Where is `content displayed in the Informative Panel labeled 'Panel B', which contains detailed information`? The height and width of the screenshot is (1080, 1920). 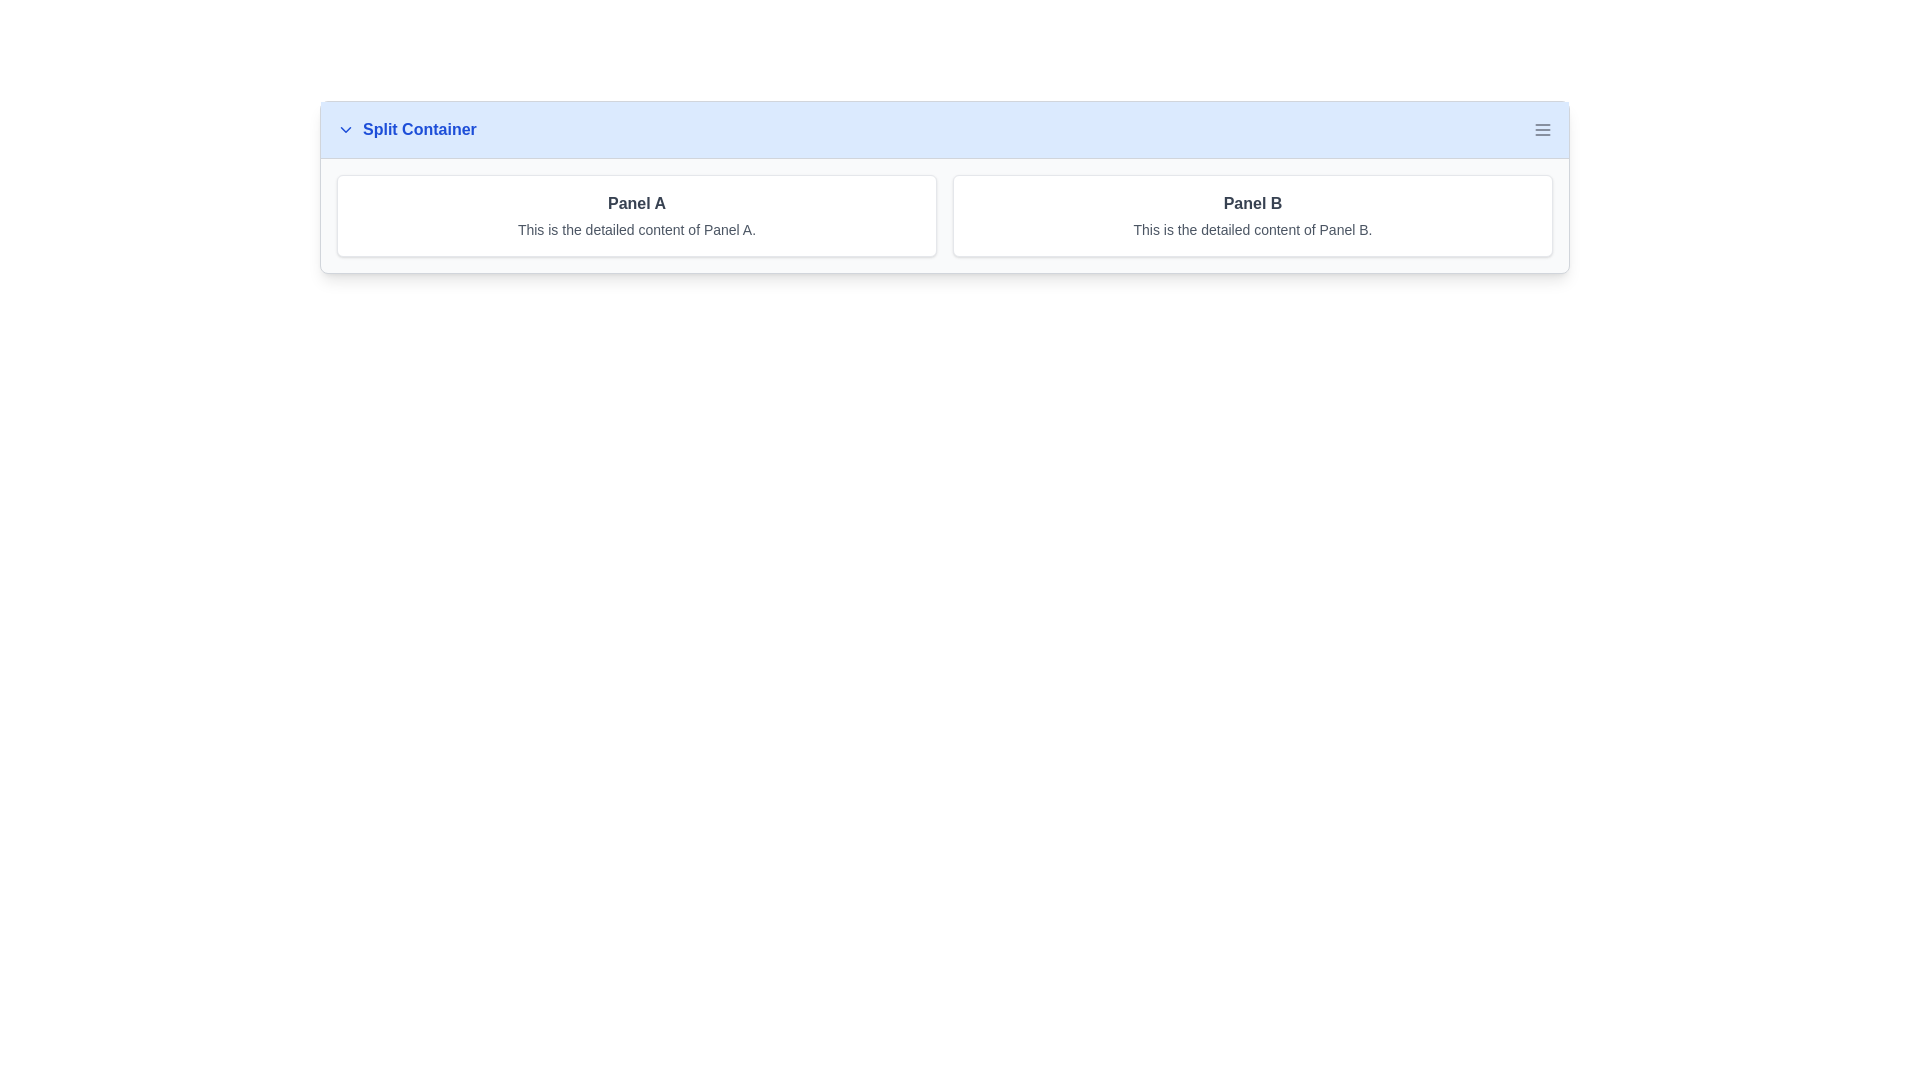
content displayed in the Informative Panel labeled 'Panel B', which contains detailed information is located at coordinates (1251, 216).